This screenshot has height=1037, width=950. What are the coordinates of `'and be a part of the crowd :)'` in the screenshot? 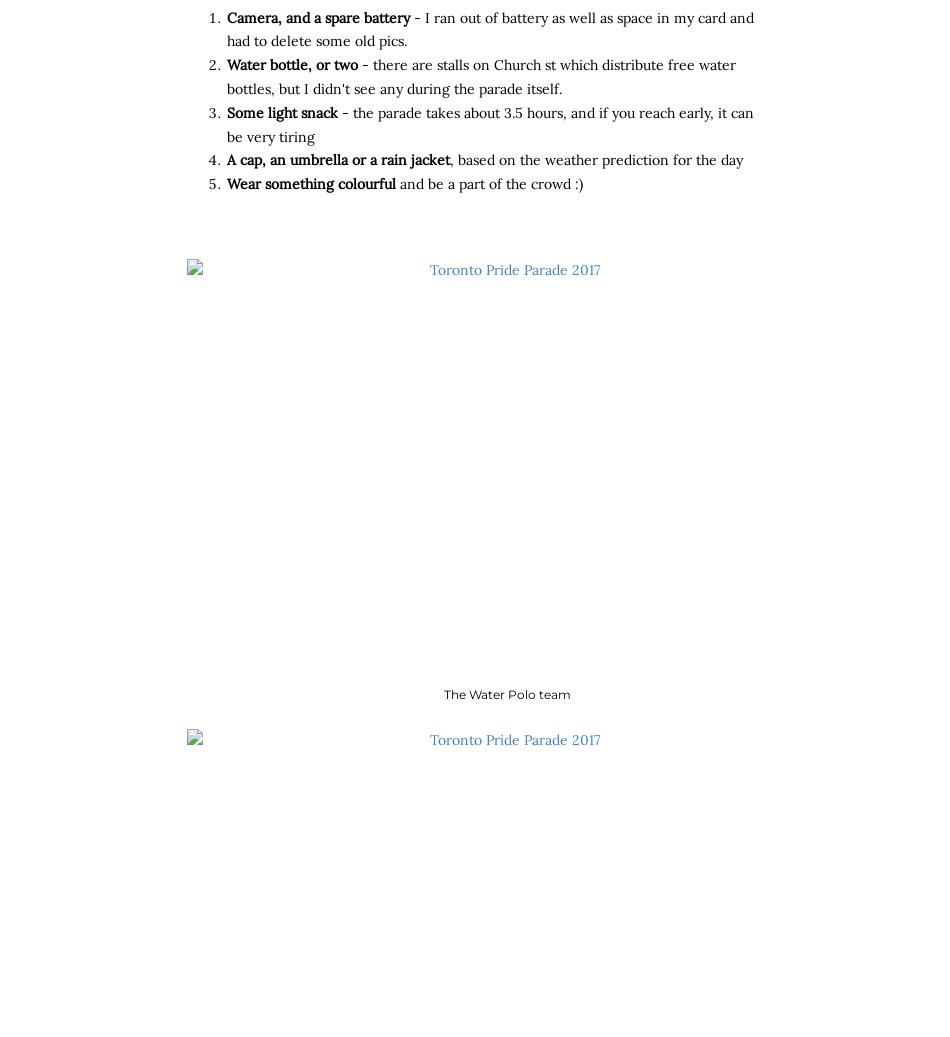 It's located at (489, 182).